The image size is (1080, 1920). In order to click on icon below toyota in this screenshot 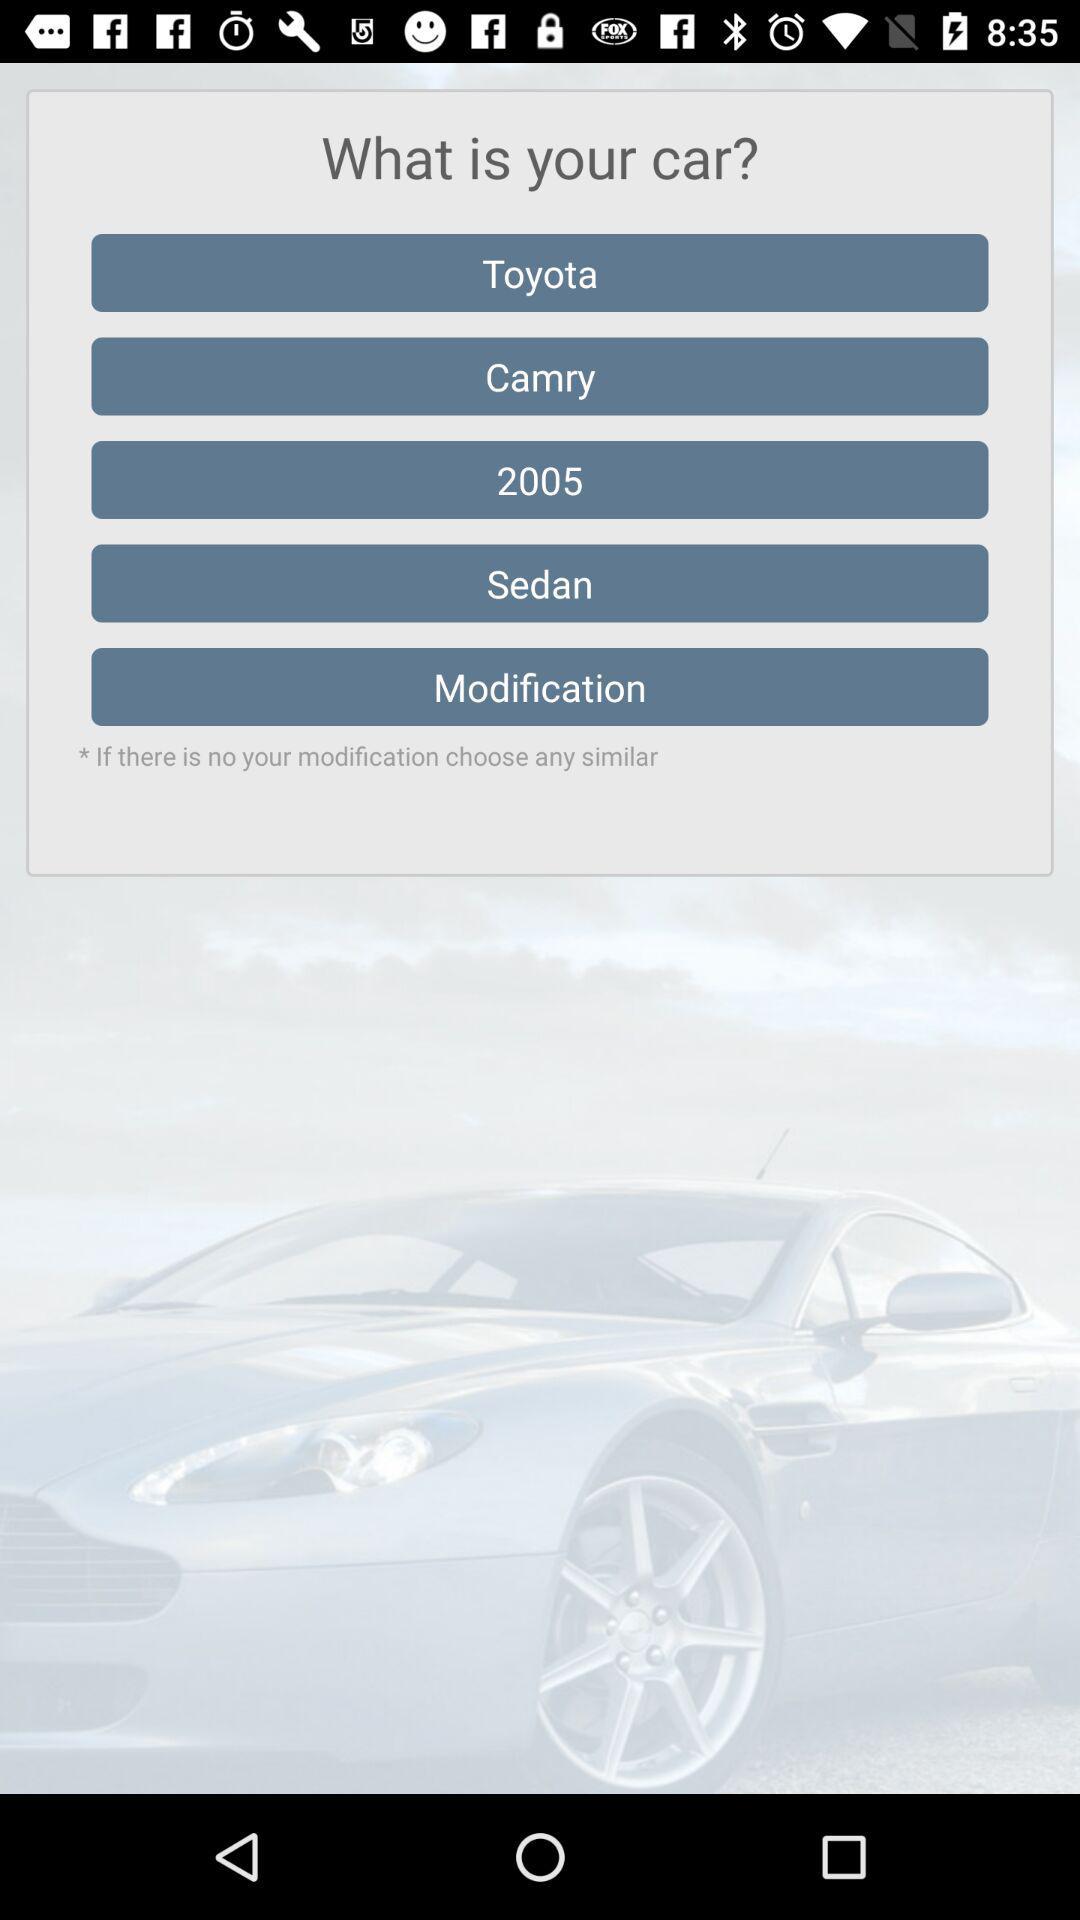, I will do `click(540, 376)`.